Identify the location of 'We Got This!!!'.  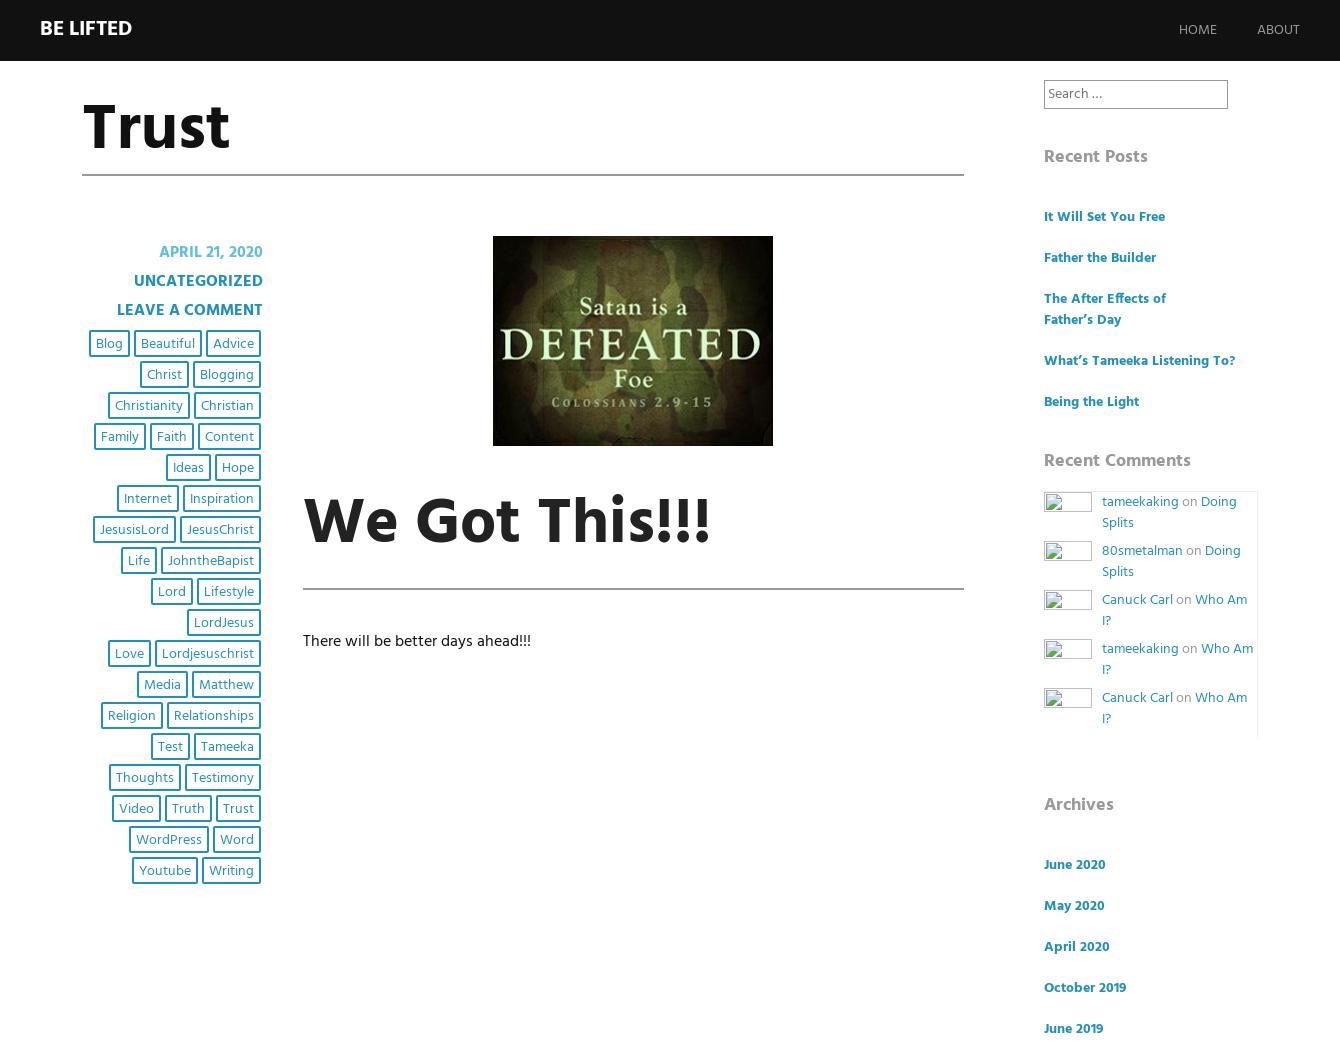
(505, 524).